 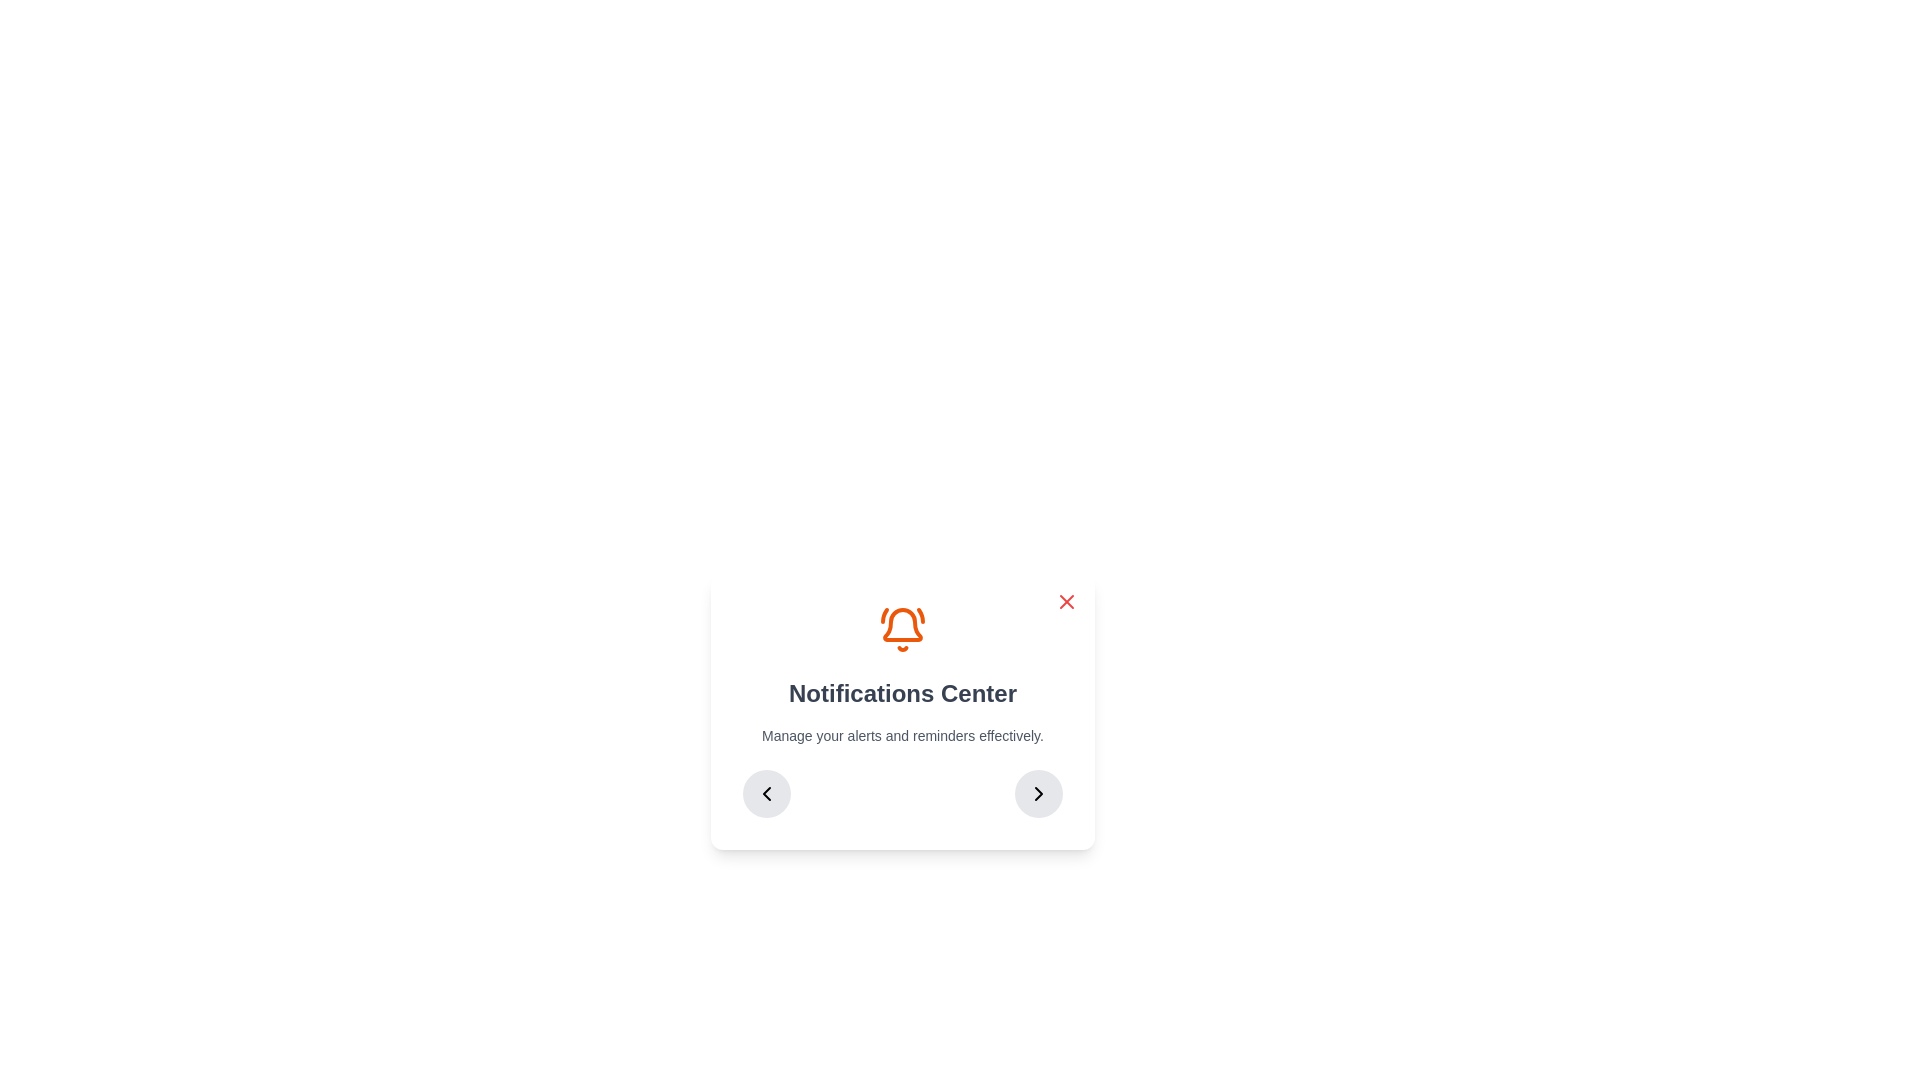 I want to click on the heading text element that indicates the purpose of the notification-related features, positioned below the notification bell icon and above the text 'Manage your alerts and reminders effectively', so click(x=901, y=693).